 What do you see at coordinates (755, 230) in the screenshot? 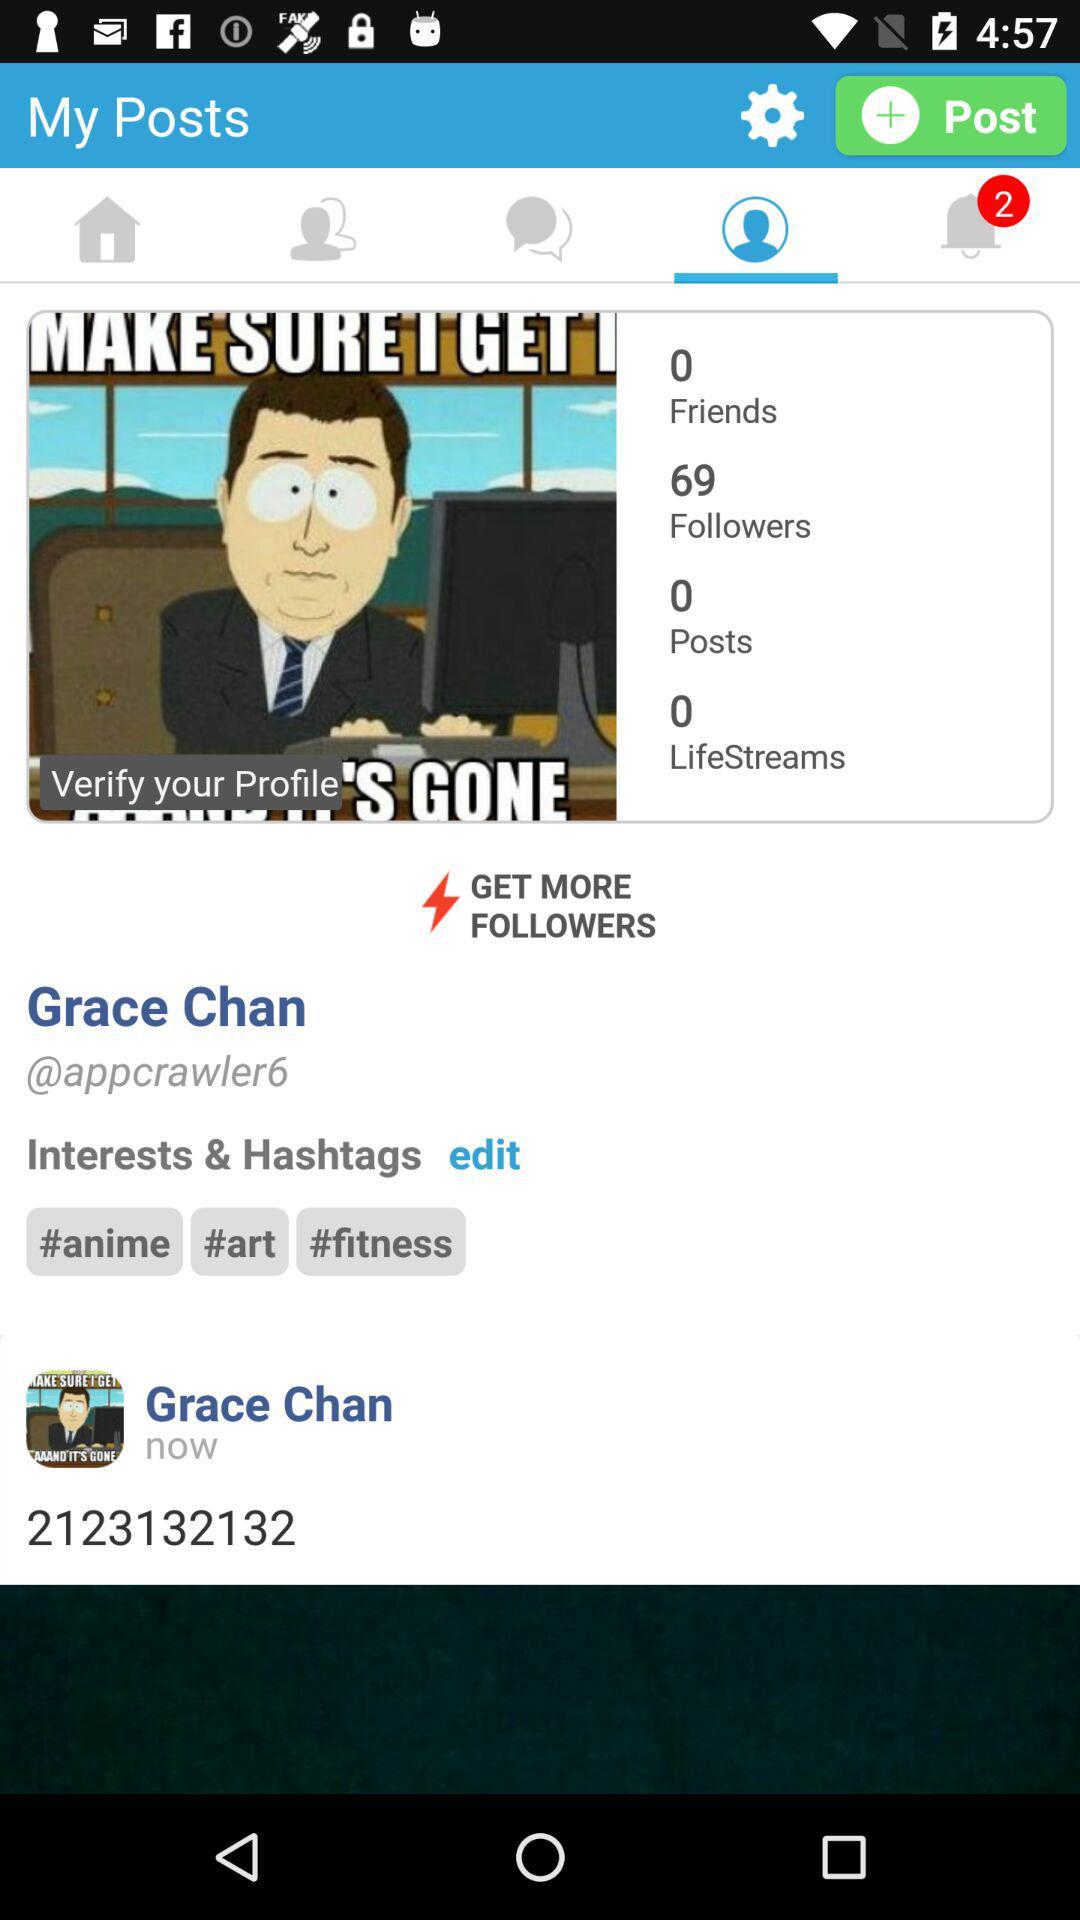
I see `the symbol which is to the immediate left of notification icon` at bounding box center [755, 230].